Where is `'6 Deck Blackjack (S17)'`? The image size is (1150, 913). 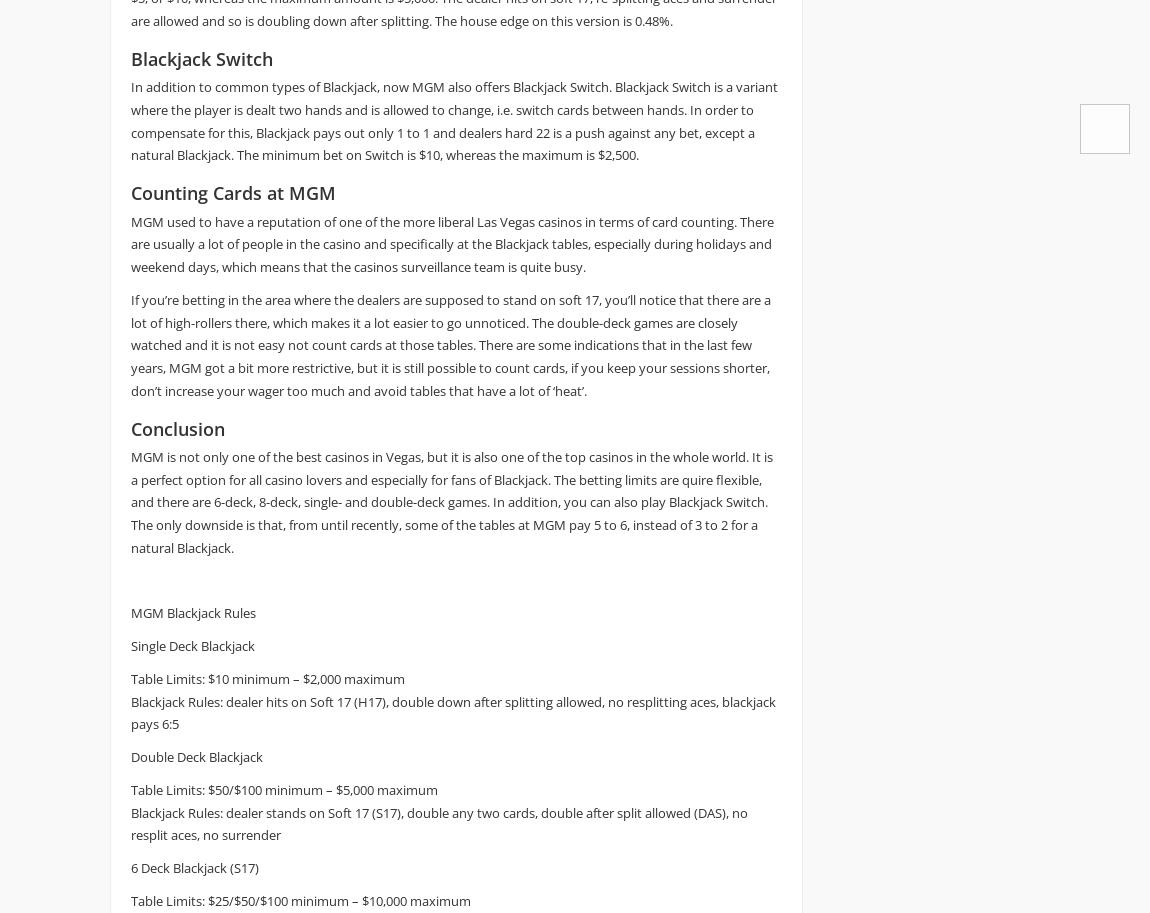
'6 Deck Blackjack (S17)' is located at coordinates (194, 867).